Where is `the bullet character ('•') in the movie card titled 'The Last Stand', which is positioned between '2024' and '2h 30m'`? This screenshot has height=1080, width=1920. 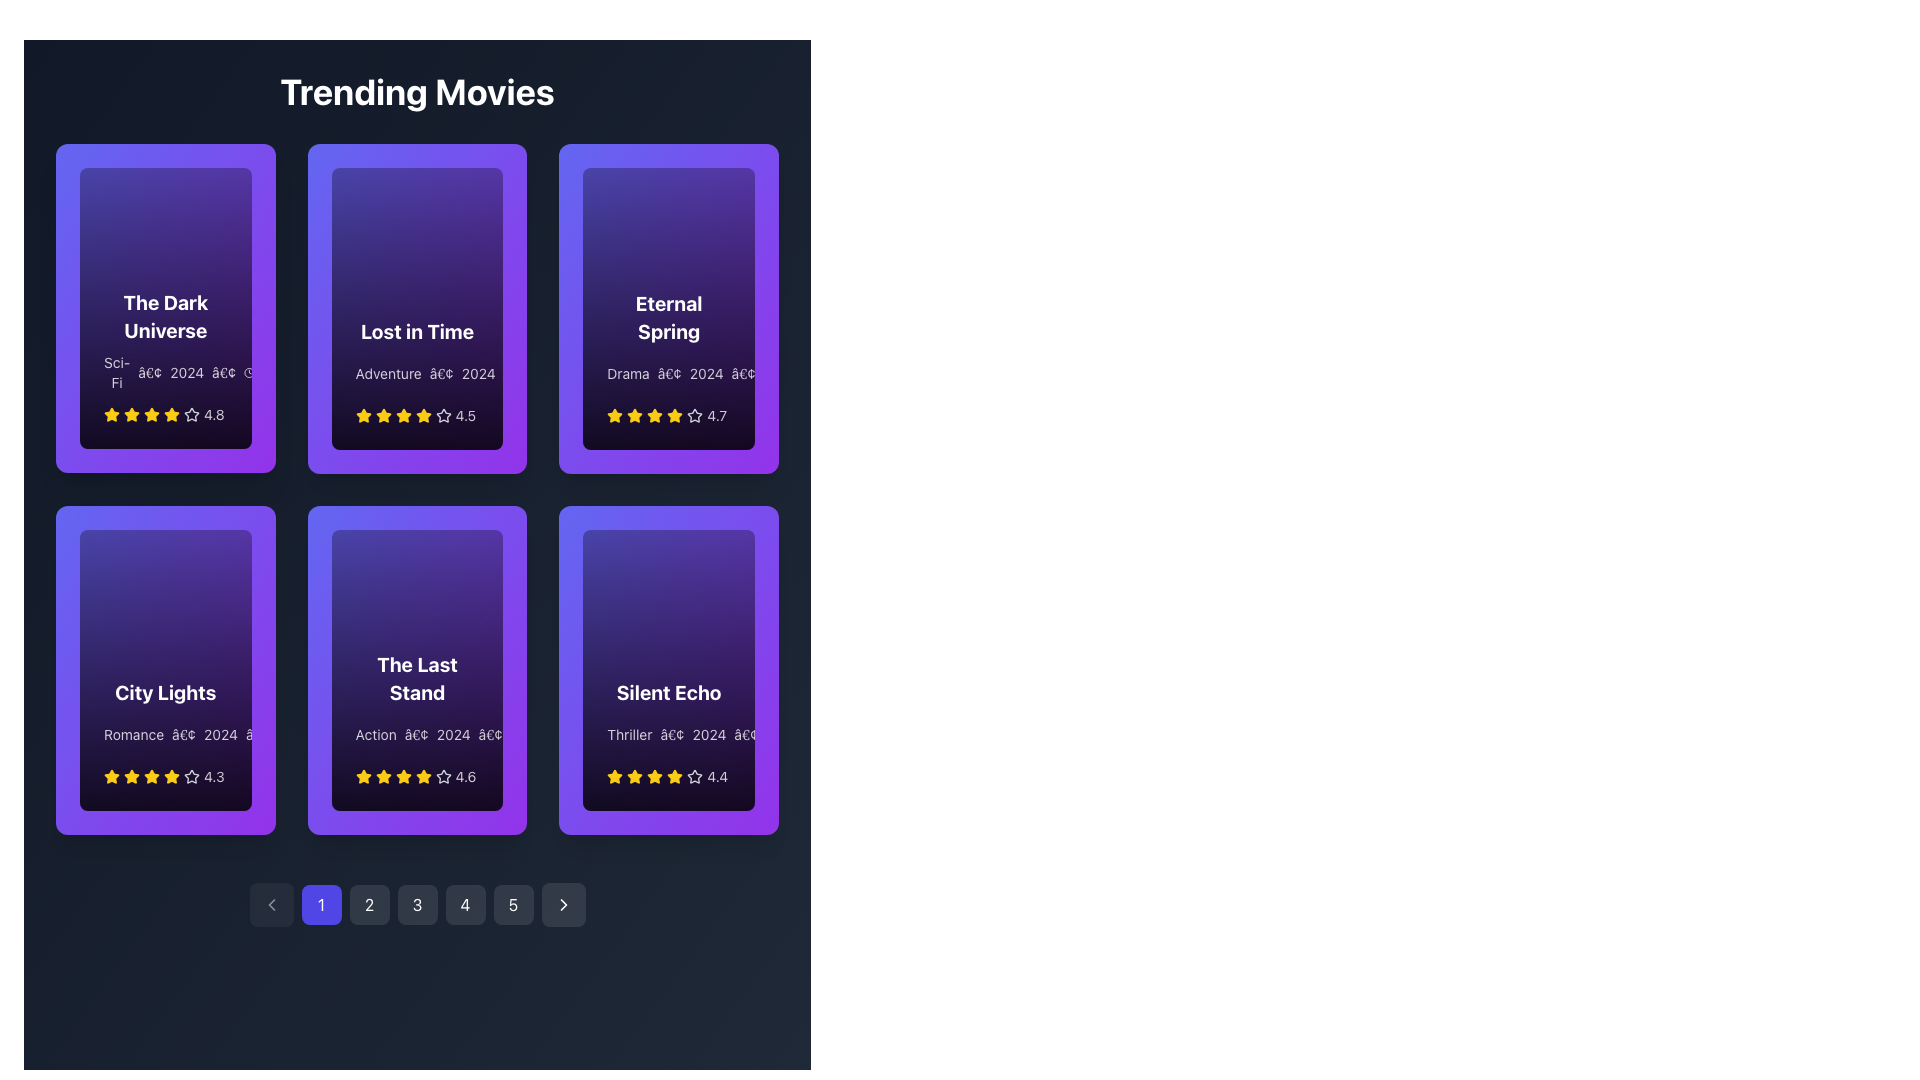
the bullet character ('•') in the movie card titled 'The Last Stand', which is positioned between '2024' and '2h 30m' is located at coordinates (490, 735).